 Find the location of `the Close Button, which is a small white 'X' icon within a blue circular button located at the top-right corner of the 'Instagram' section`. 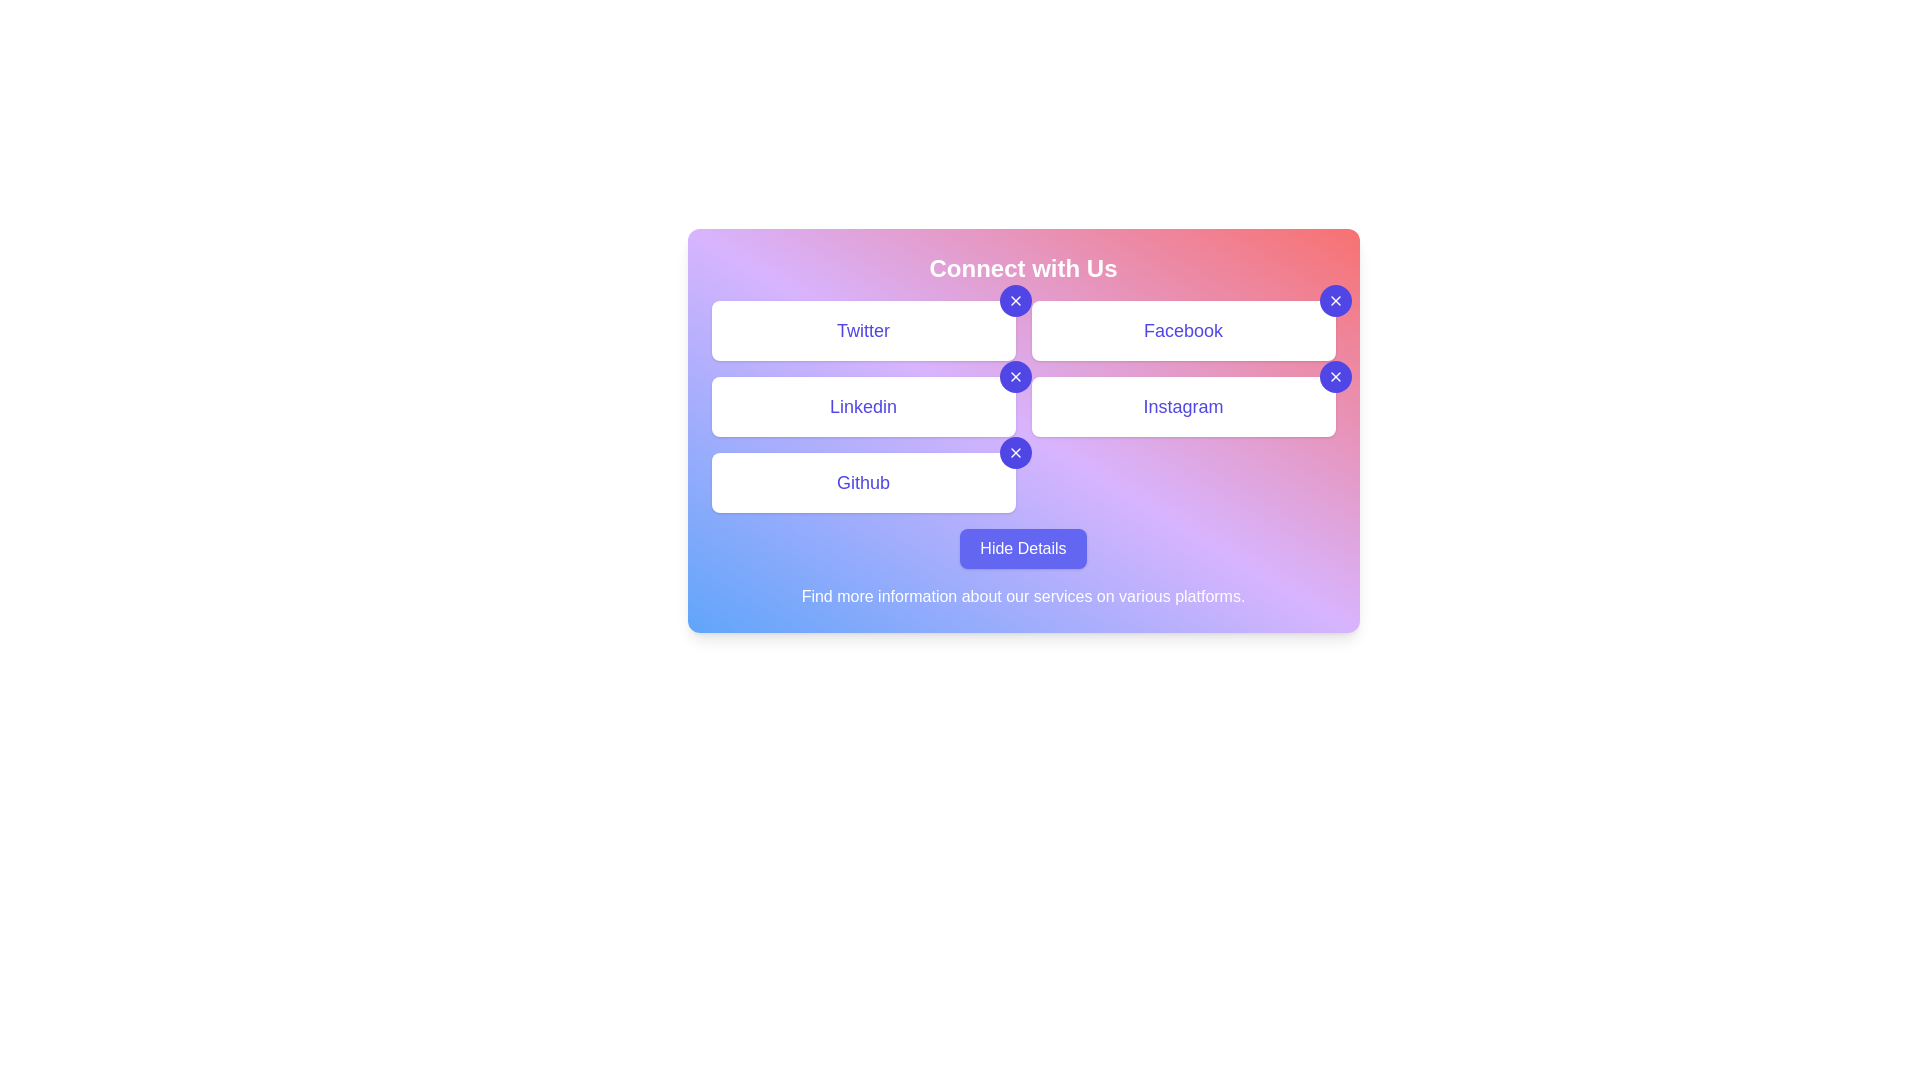

the Close Button, which is a small white 'X' icon within a blue circular button located at the top-right corner of the 'Instagram' section is located at coordinates (1335, 377).